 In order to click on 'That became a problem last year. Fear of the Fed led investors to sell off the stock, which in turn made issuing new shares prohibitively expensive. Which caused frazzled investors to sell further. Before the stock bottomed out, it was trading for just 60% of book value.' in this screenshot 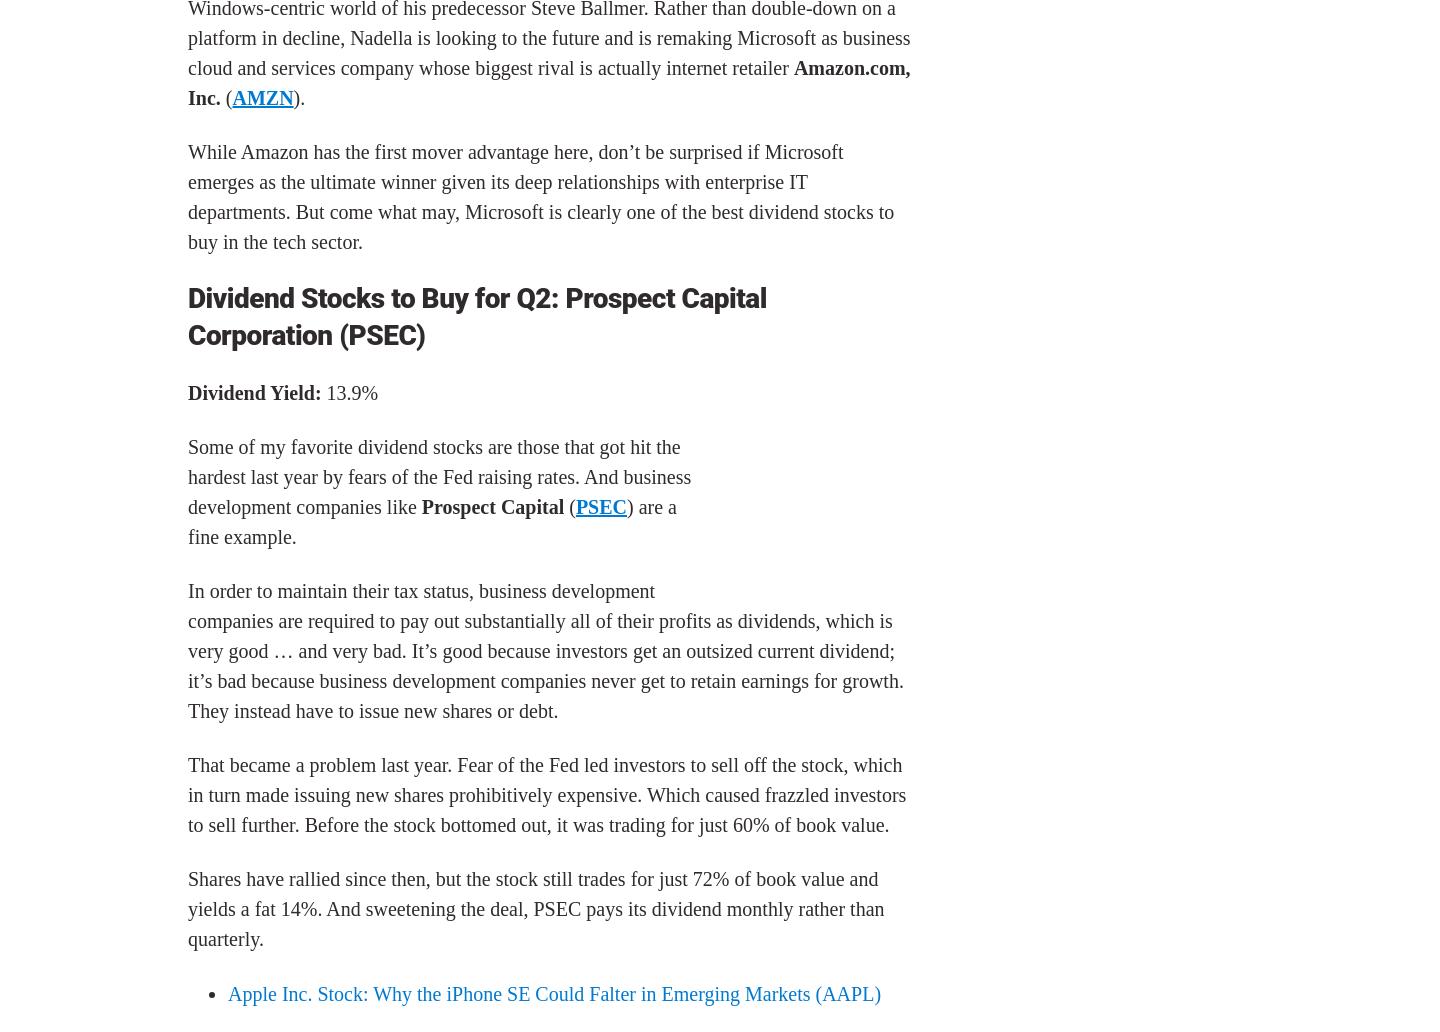, I will do `click(547, 794)`.